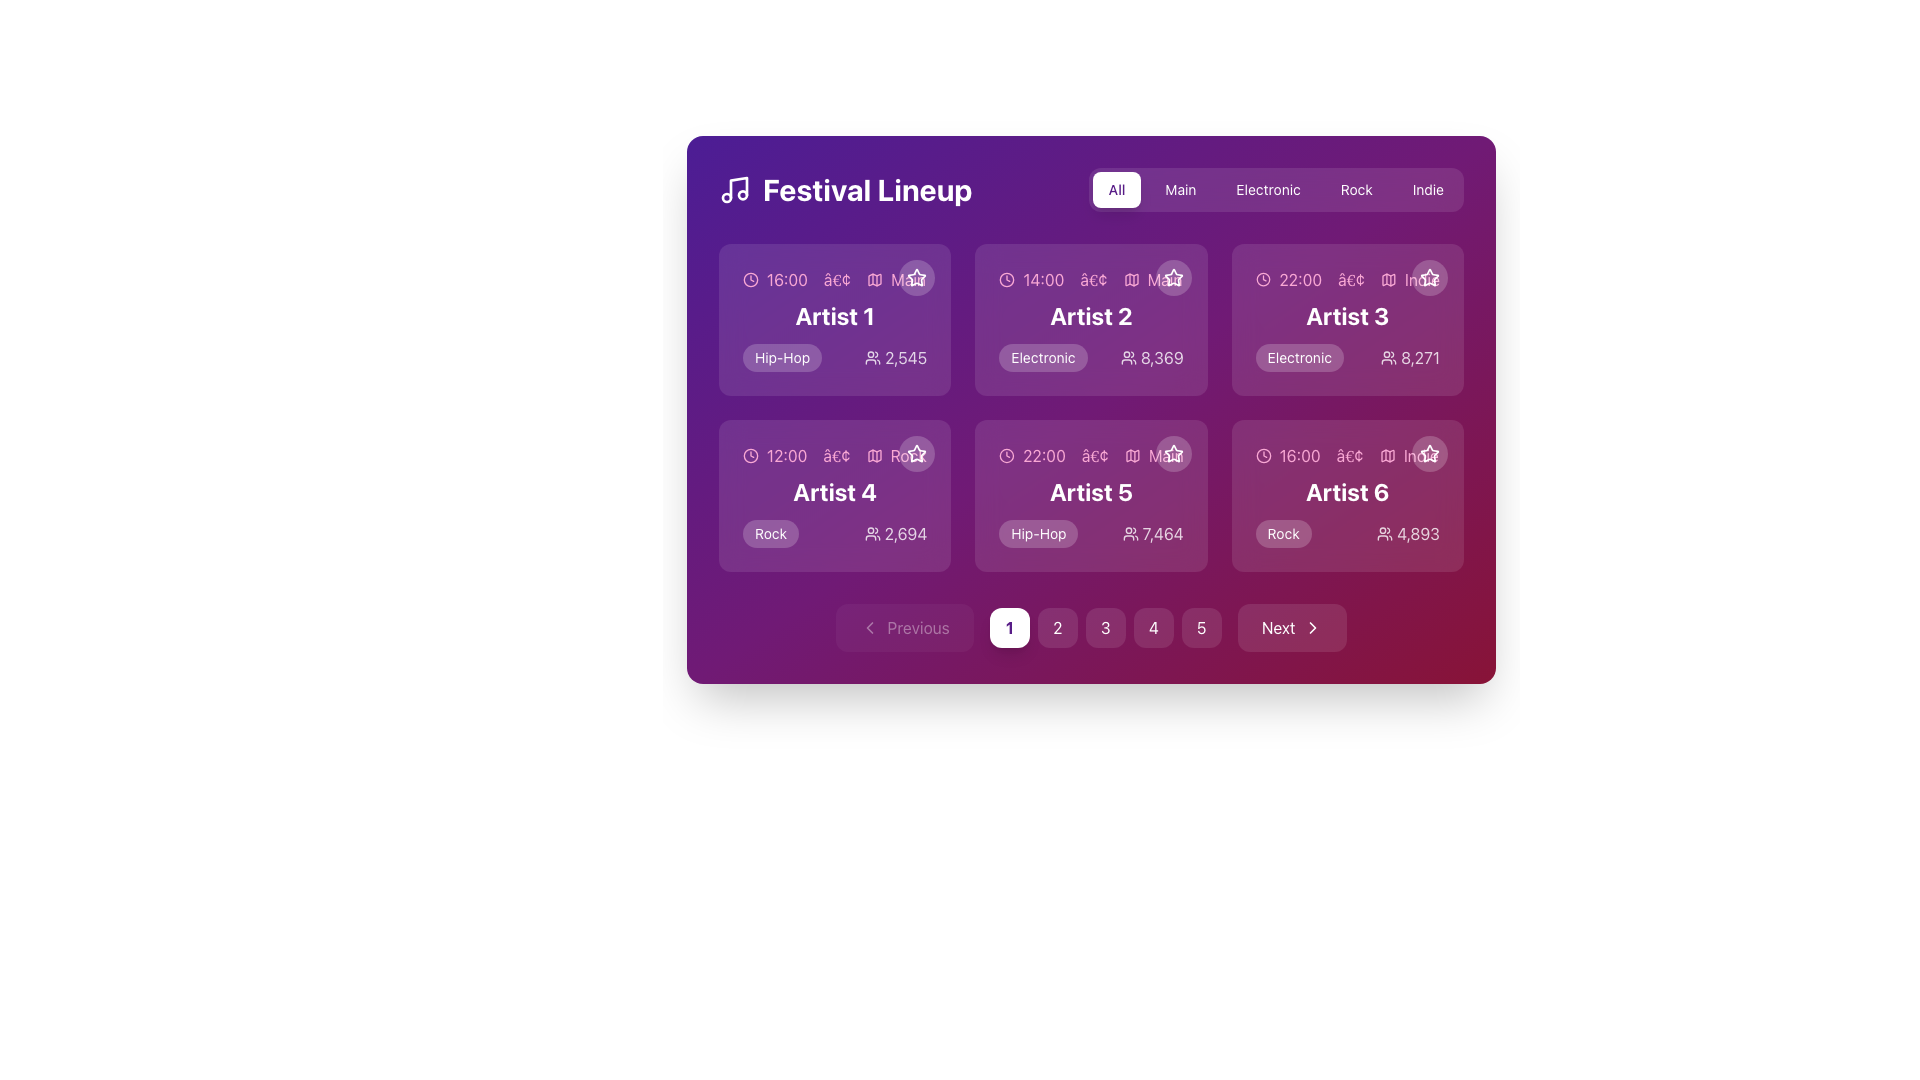 The height and width of the screenshot is (1080, 1920). Describe the element at coordinates (1043, 455) in the screenshot. I see `the text label displaying the time '22:00' in pink font color, located in the middle of the horizontal layout row for 'Artist 5' in the second row, first column of the grid` at that location.